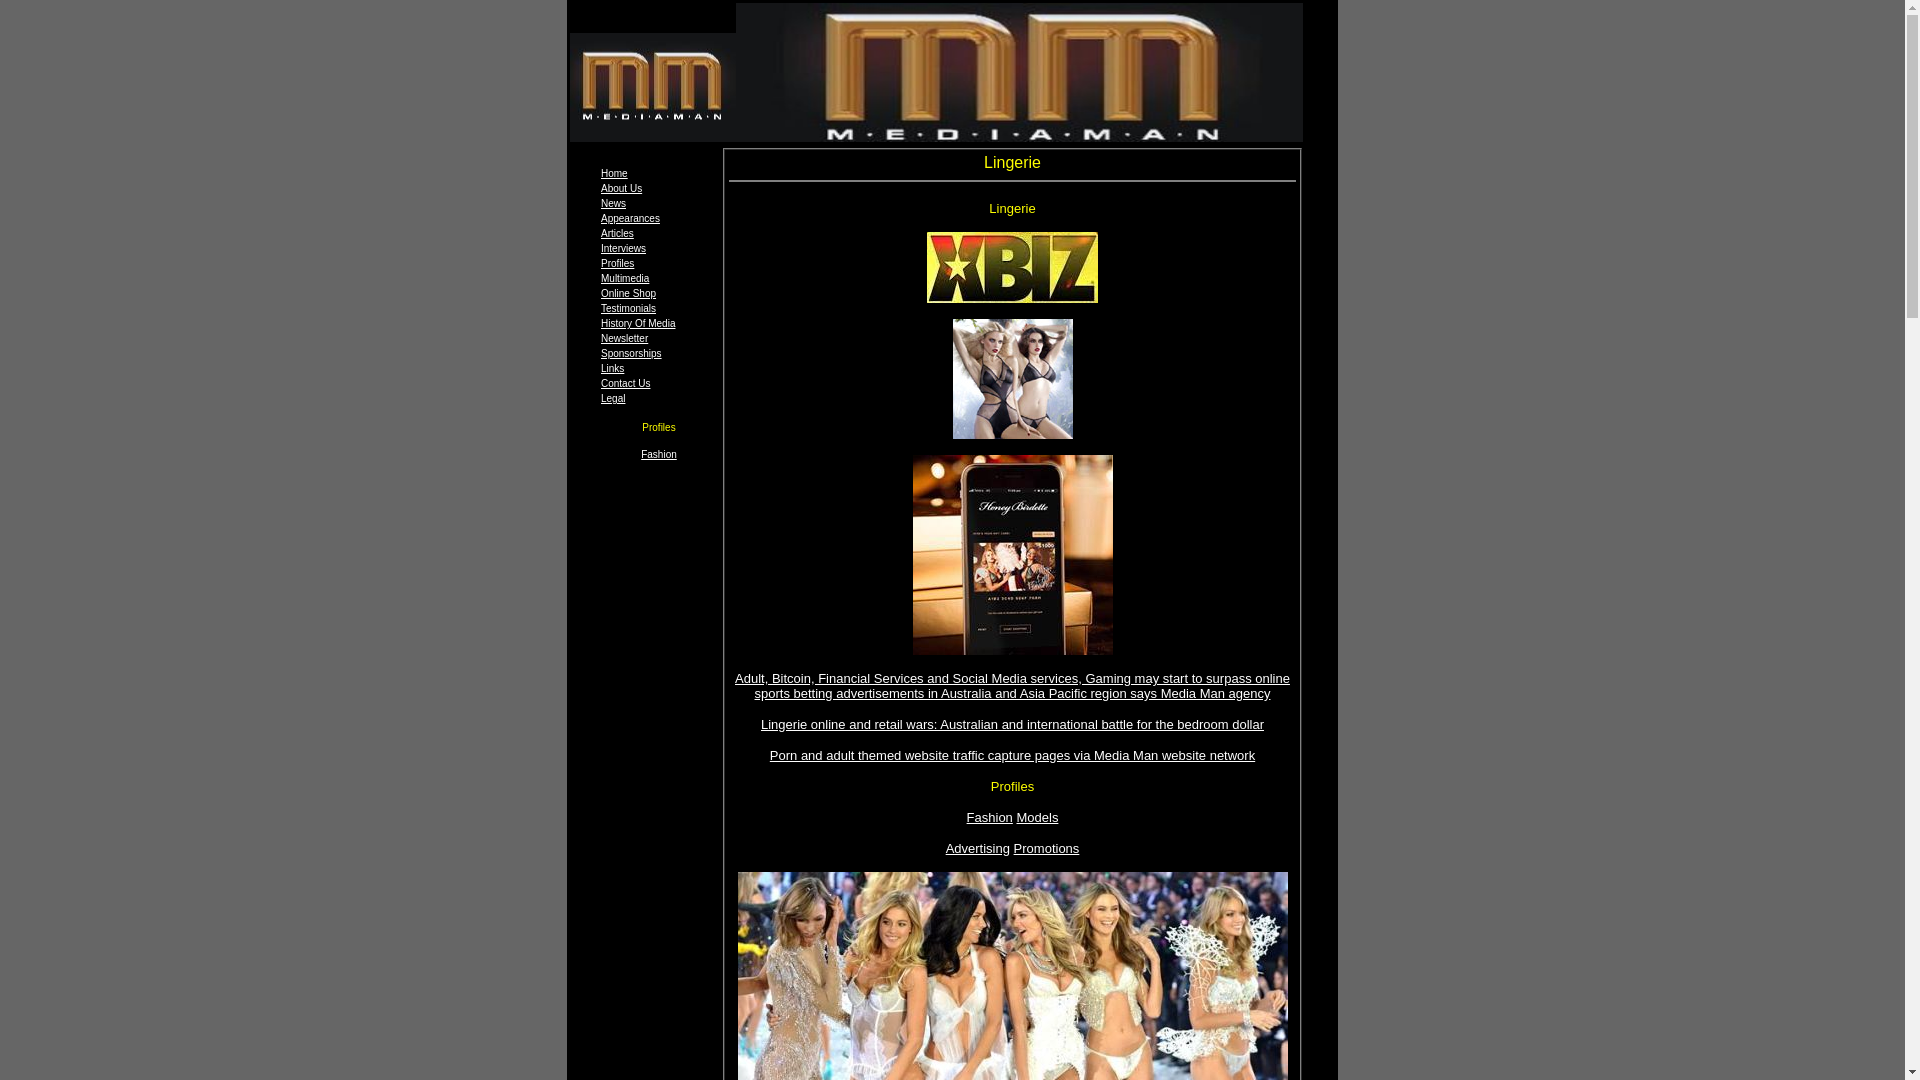 This screenshot has height=1080, width=1920. Describe the element at coordinates (627, 308) in the screenshot. I see `'Testimonials'` at that location.